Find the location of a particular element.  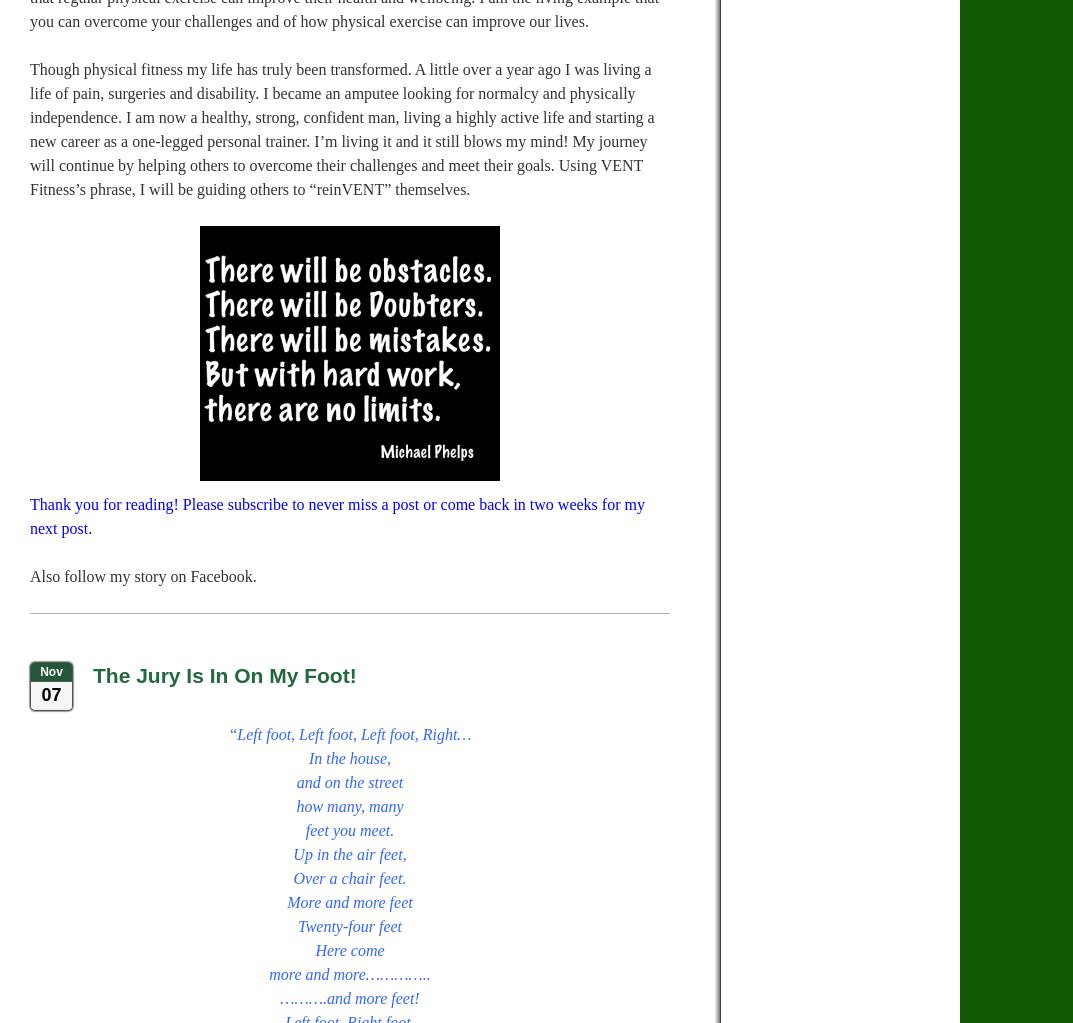

'Over a chair feet.' is located at coordinates (349, 878).